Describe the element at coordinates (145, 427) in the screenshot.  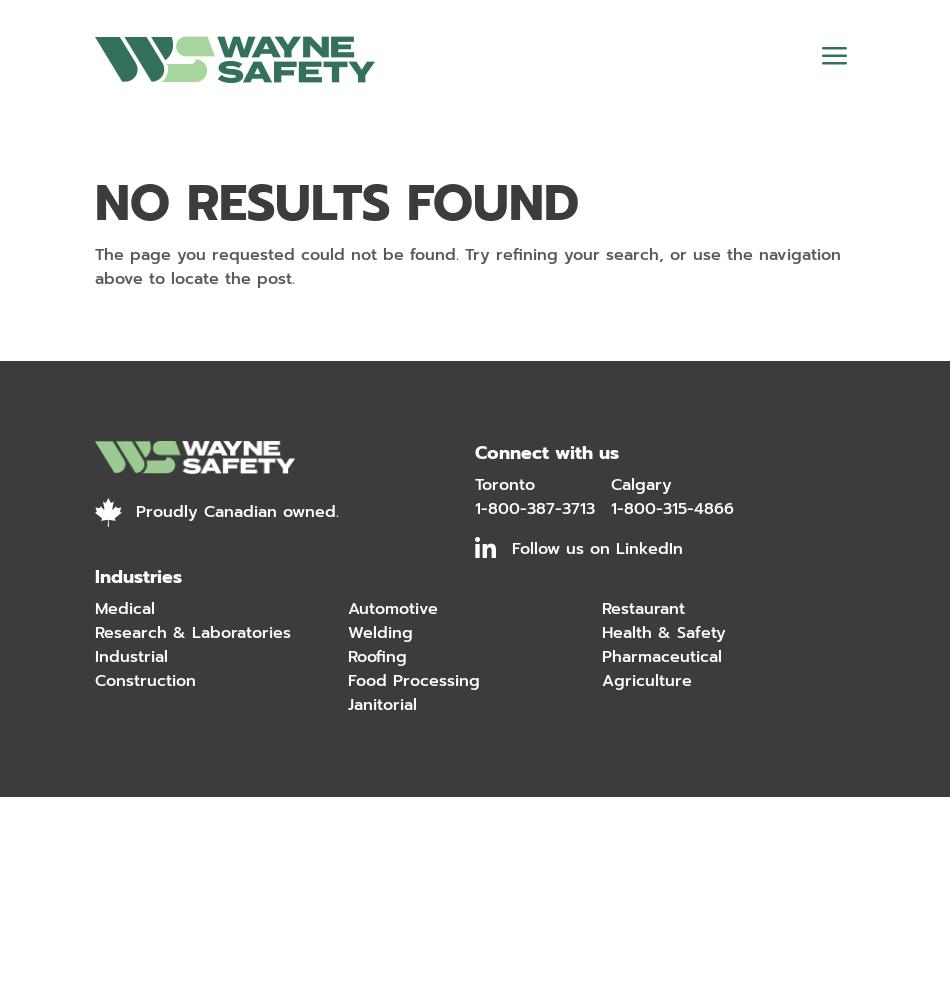
I see `'Respirators'` at that location.